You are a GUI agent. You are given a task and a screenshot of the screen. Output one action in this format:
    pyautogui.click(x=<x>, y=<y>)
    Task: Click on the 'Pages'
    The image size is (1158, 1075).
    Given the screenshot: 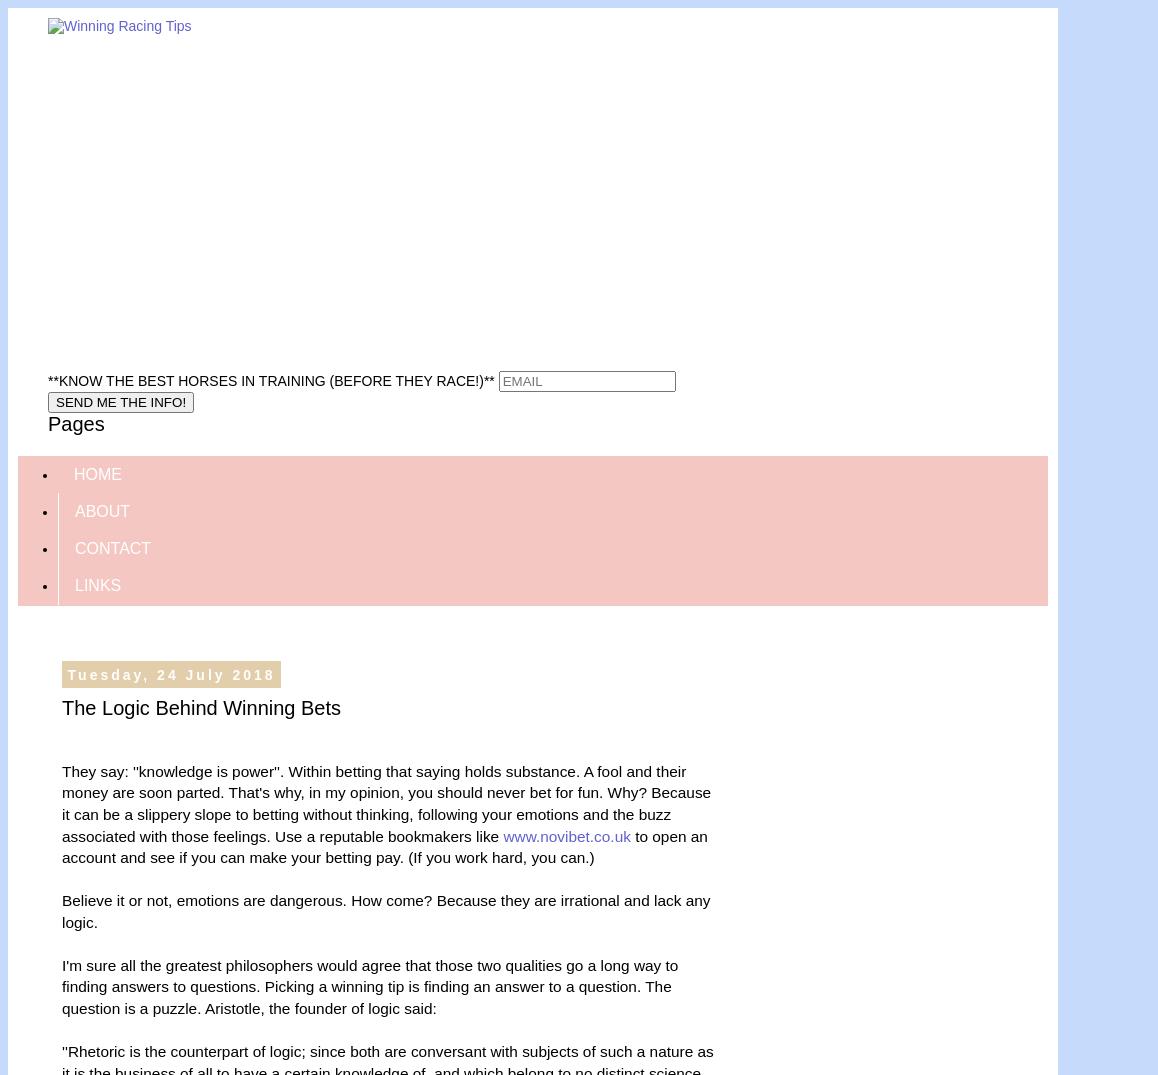 What is the action you would take?
    pyautogui.click(x=47, y=422)
    